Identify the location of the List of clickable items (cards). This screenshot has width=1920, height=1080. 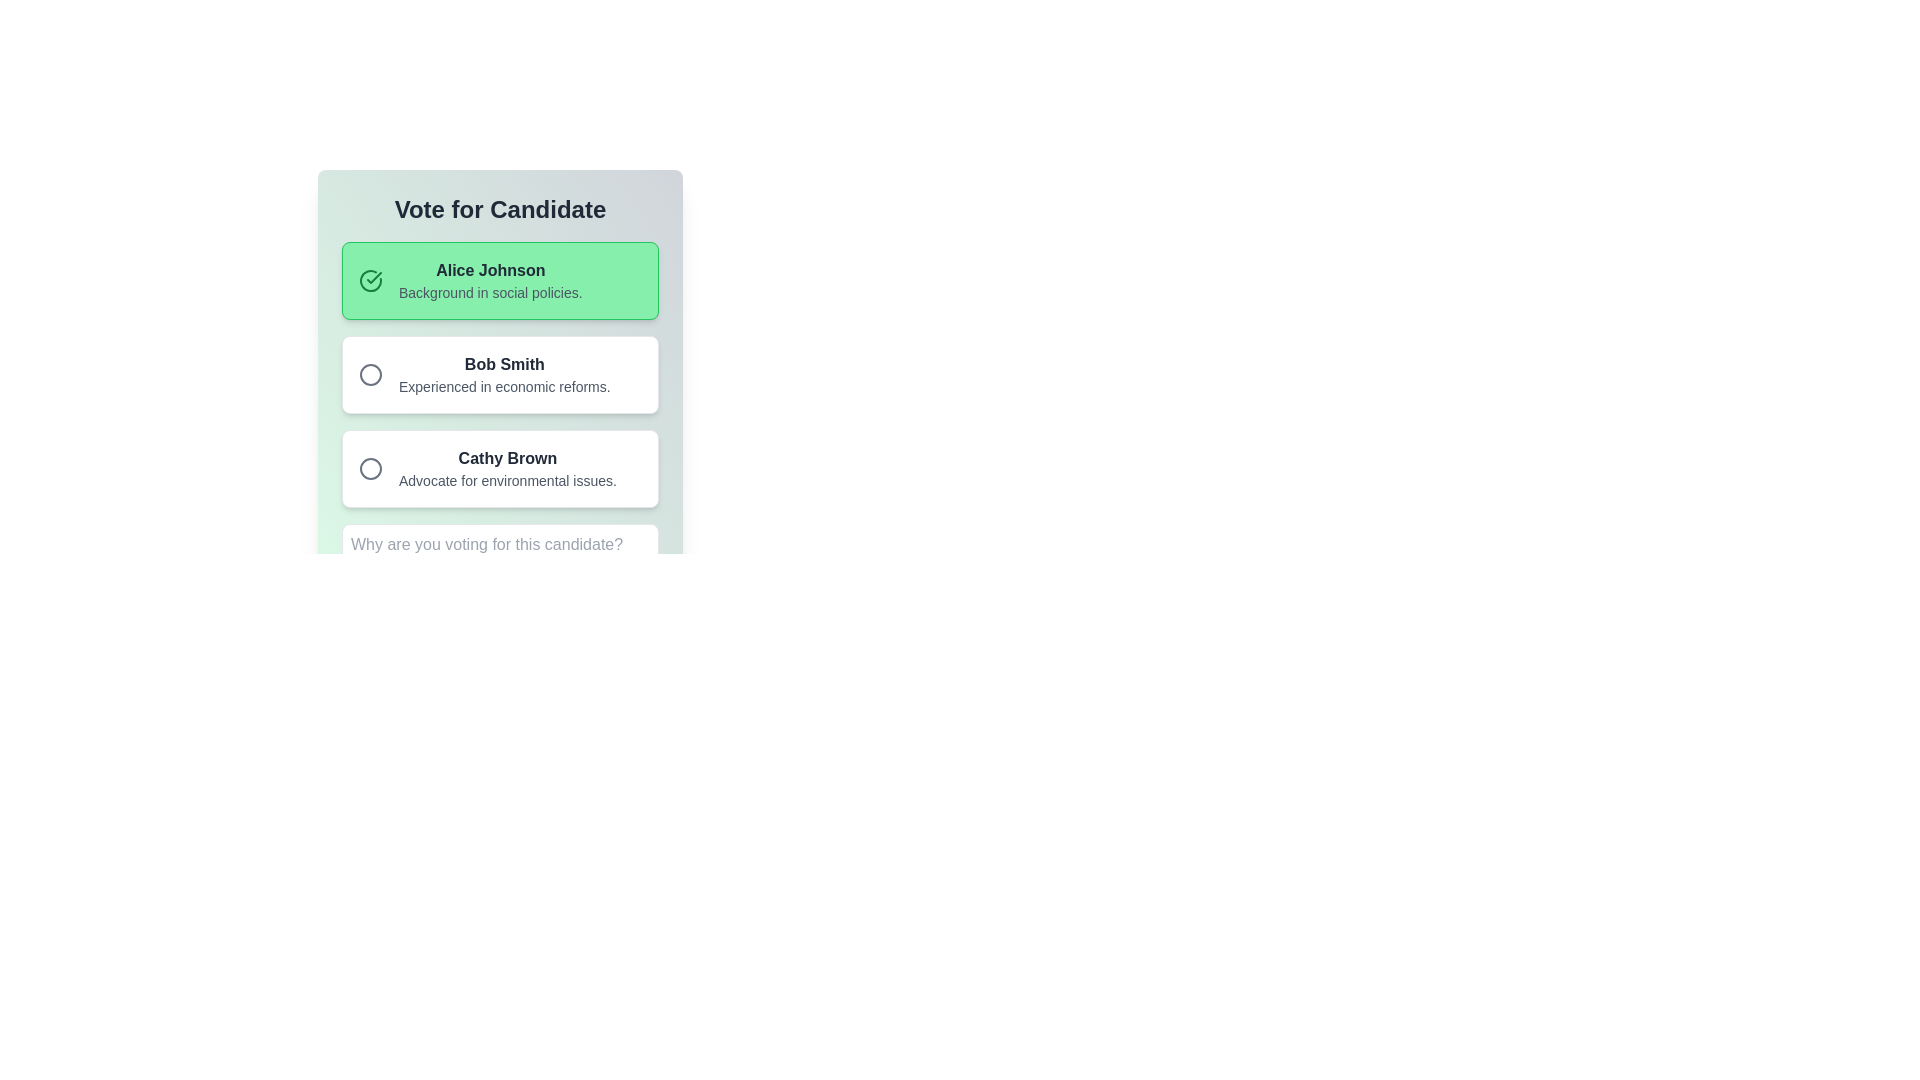
(500, 374).